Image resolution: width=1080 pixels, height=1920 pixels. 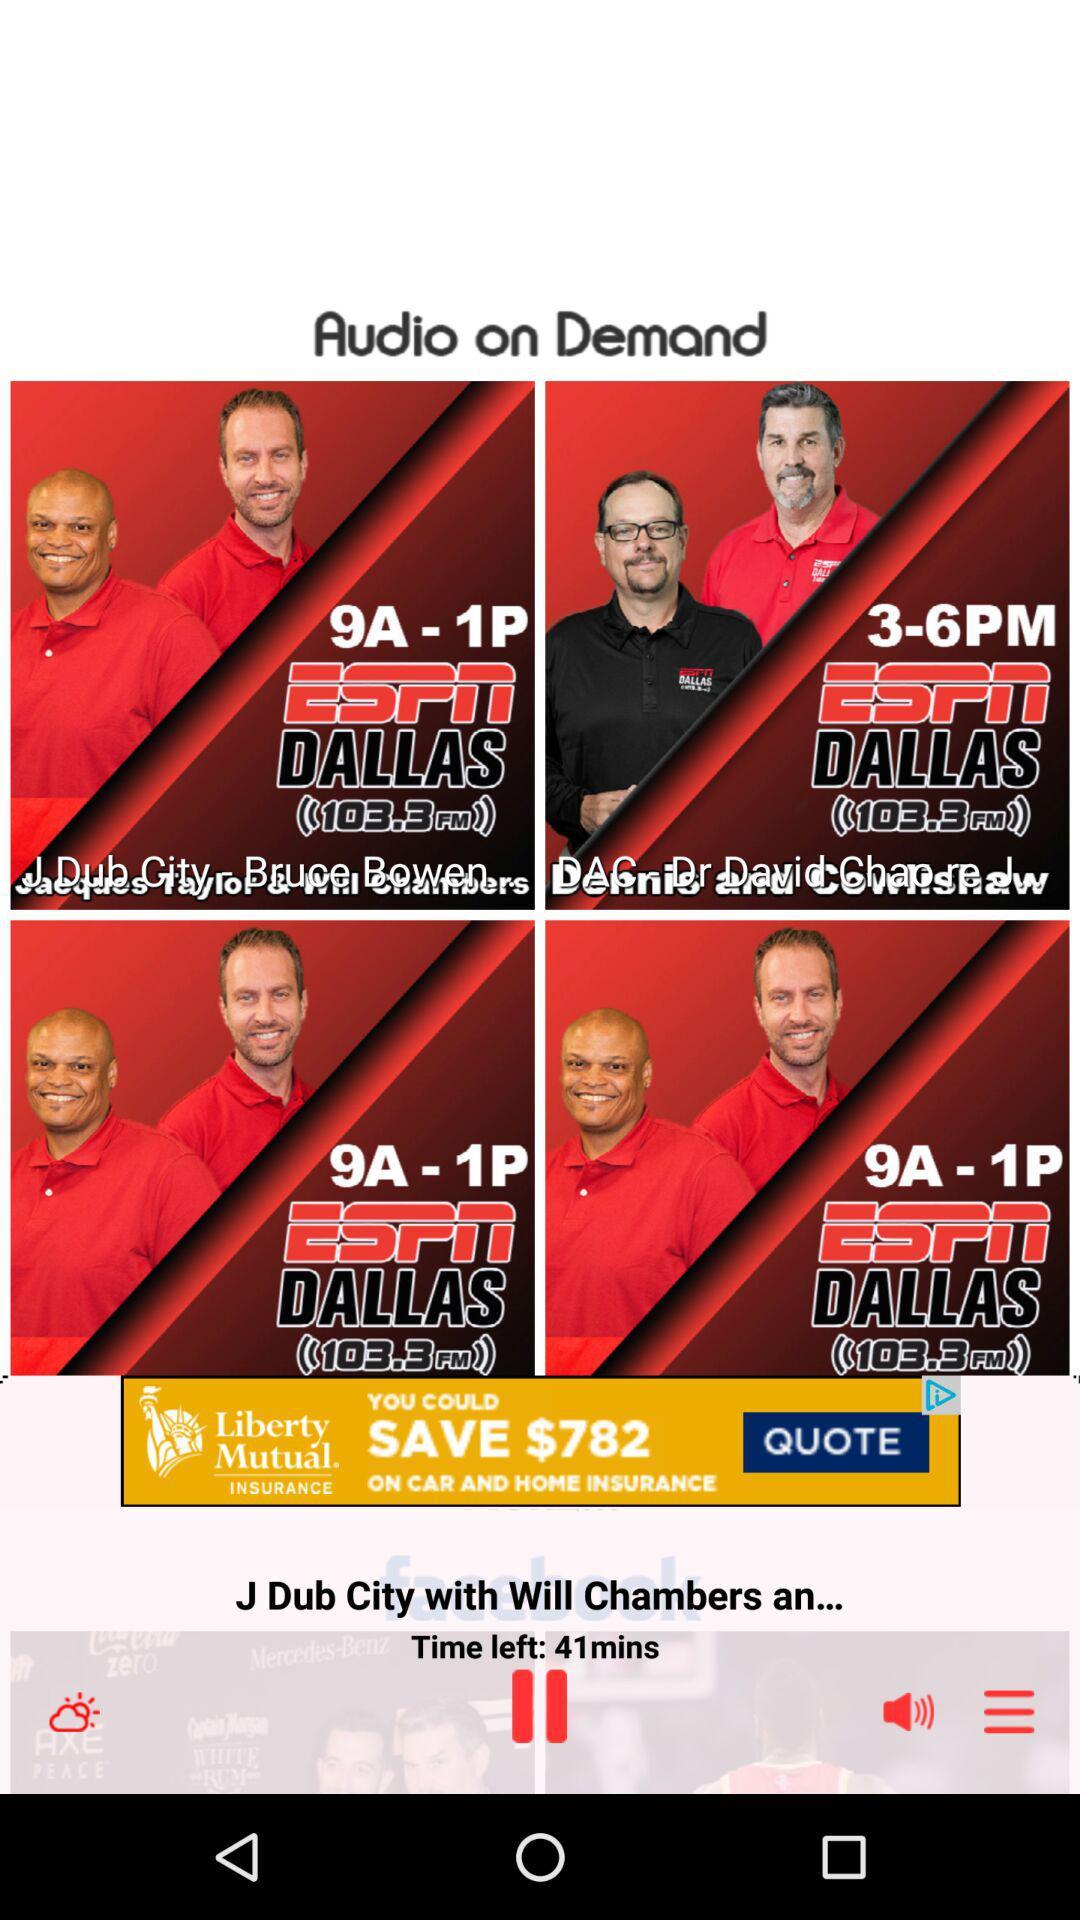 I want to click on the weather icon, so click(x=73, y=1832).